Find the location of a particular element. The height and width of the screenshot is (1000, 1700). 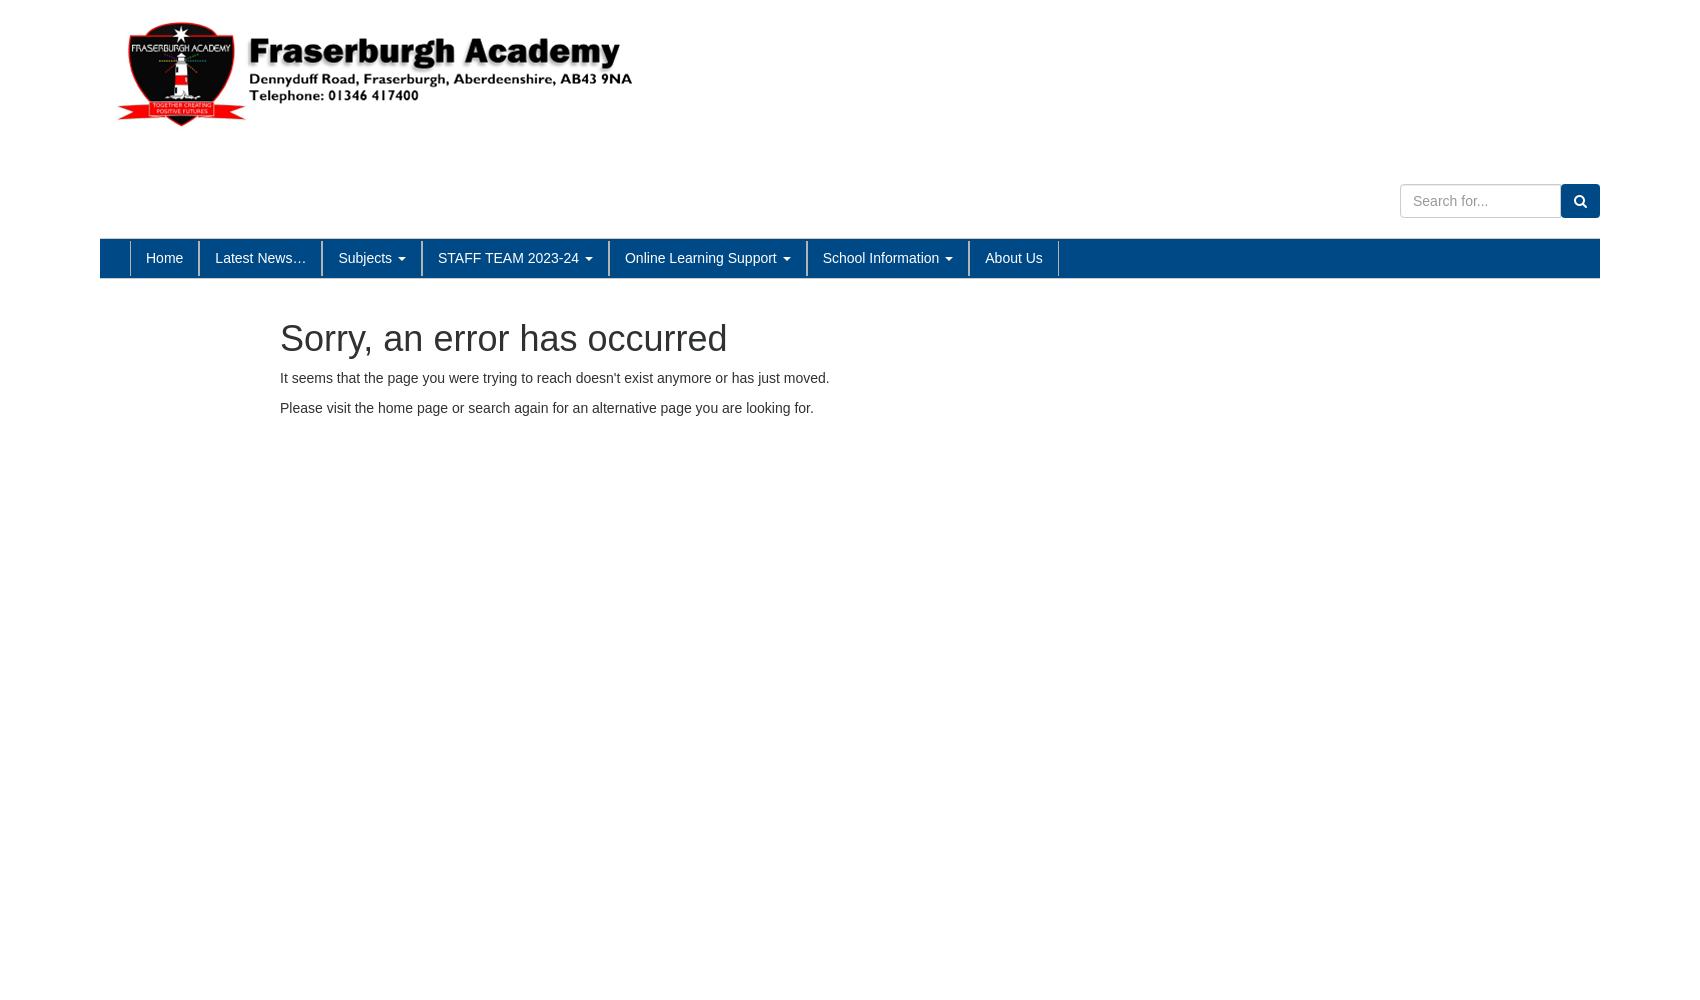

'It seems that the page you were trying to reach doesn't exist anymore or has just moved.' is located at coordinates (279, 378).